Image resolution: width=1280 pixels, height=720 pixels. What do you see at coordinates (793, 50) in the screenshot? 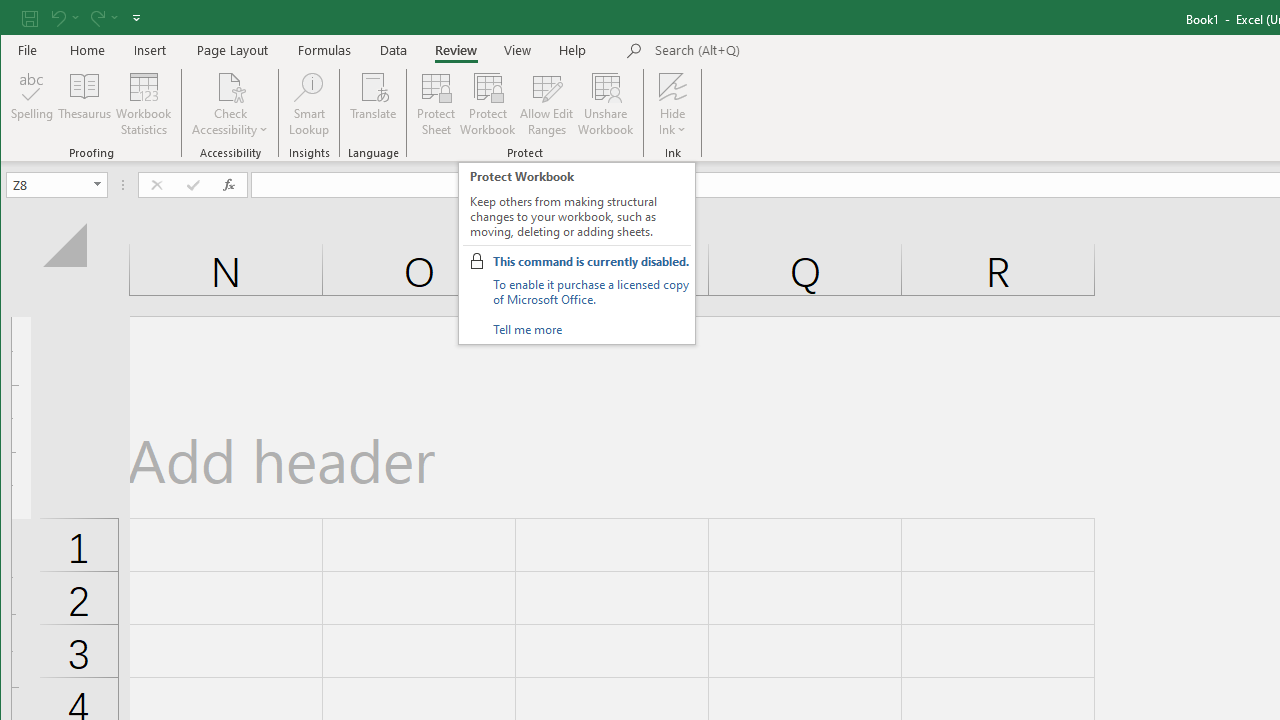
I see `'Microsoft search'` at bounding box center [793, 50].